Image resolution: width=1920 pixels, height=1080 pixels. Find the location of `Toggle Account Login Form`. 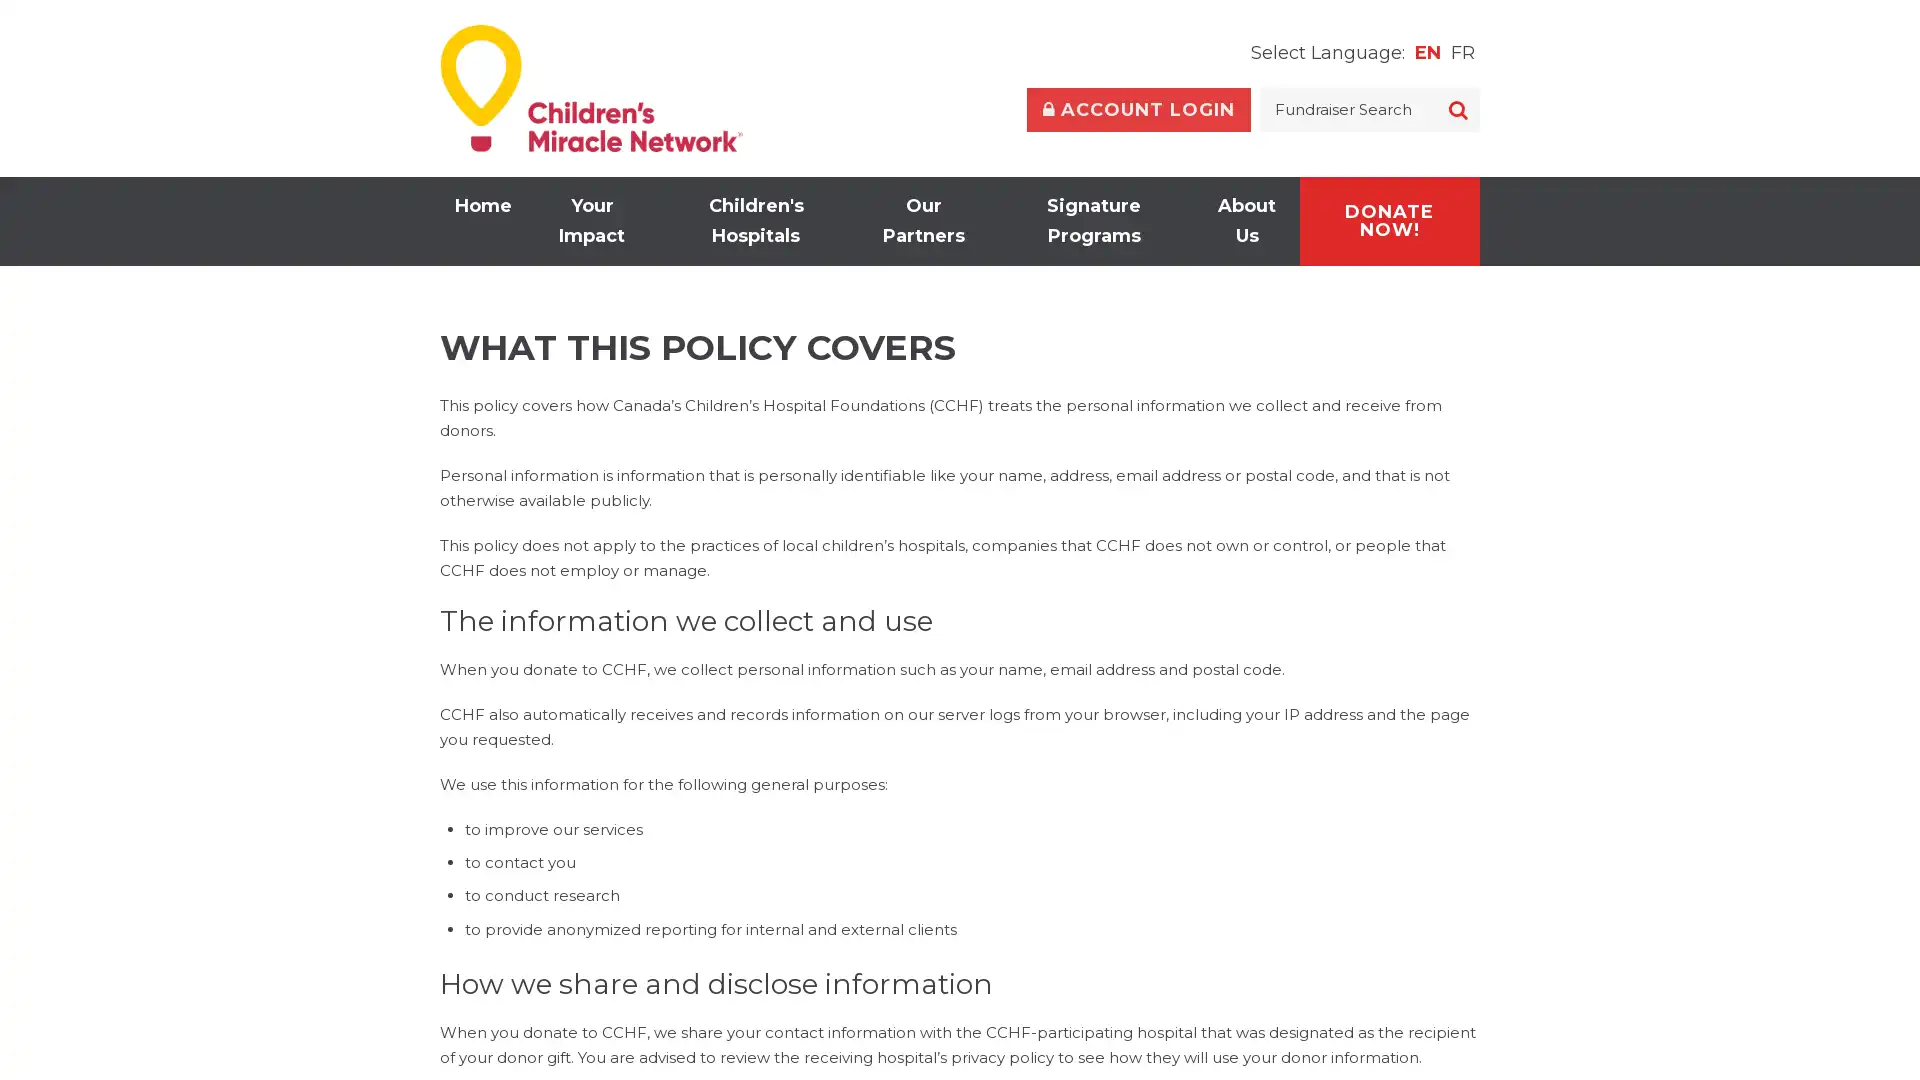

Toggle Account Login Form is located at coordinates (1147, 108).